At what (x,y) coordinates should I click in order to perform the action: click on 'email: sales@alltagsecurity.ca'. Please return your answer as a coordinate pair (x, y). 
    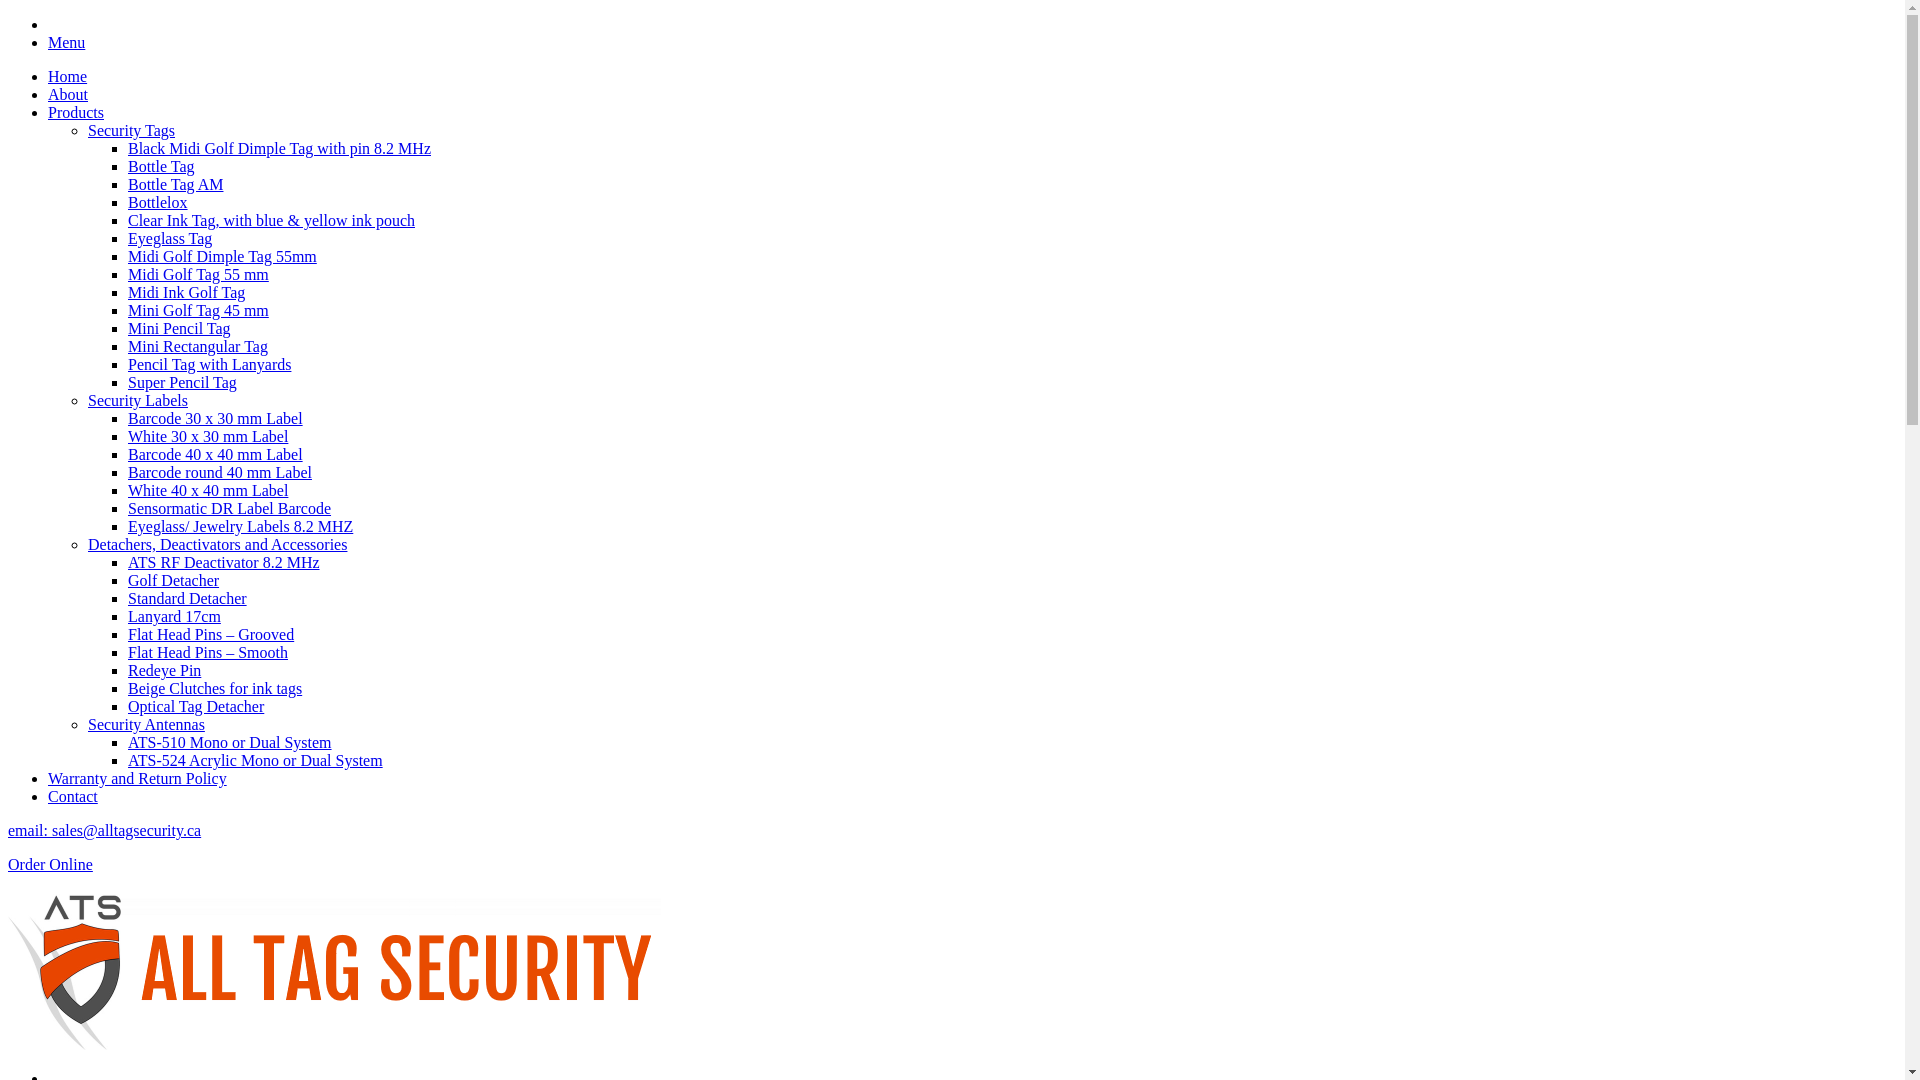
    Looking at the image, I should click on (103, 830).